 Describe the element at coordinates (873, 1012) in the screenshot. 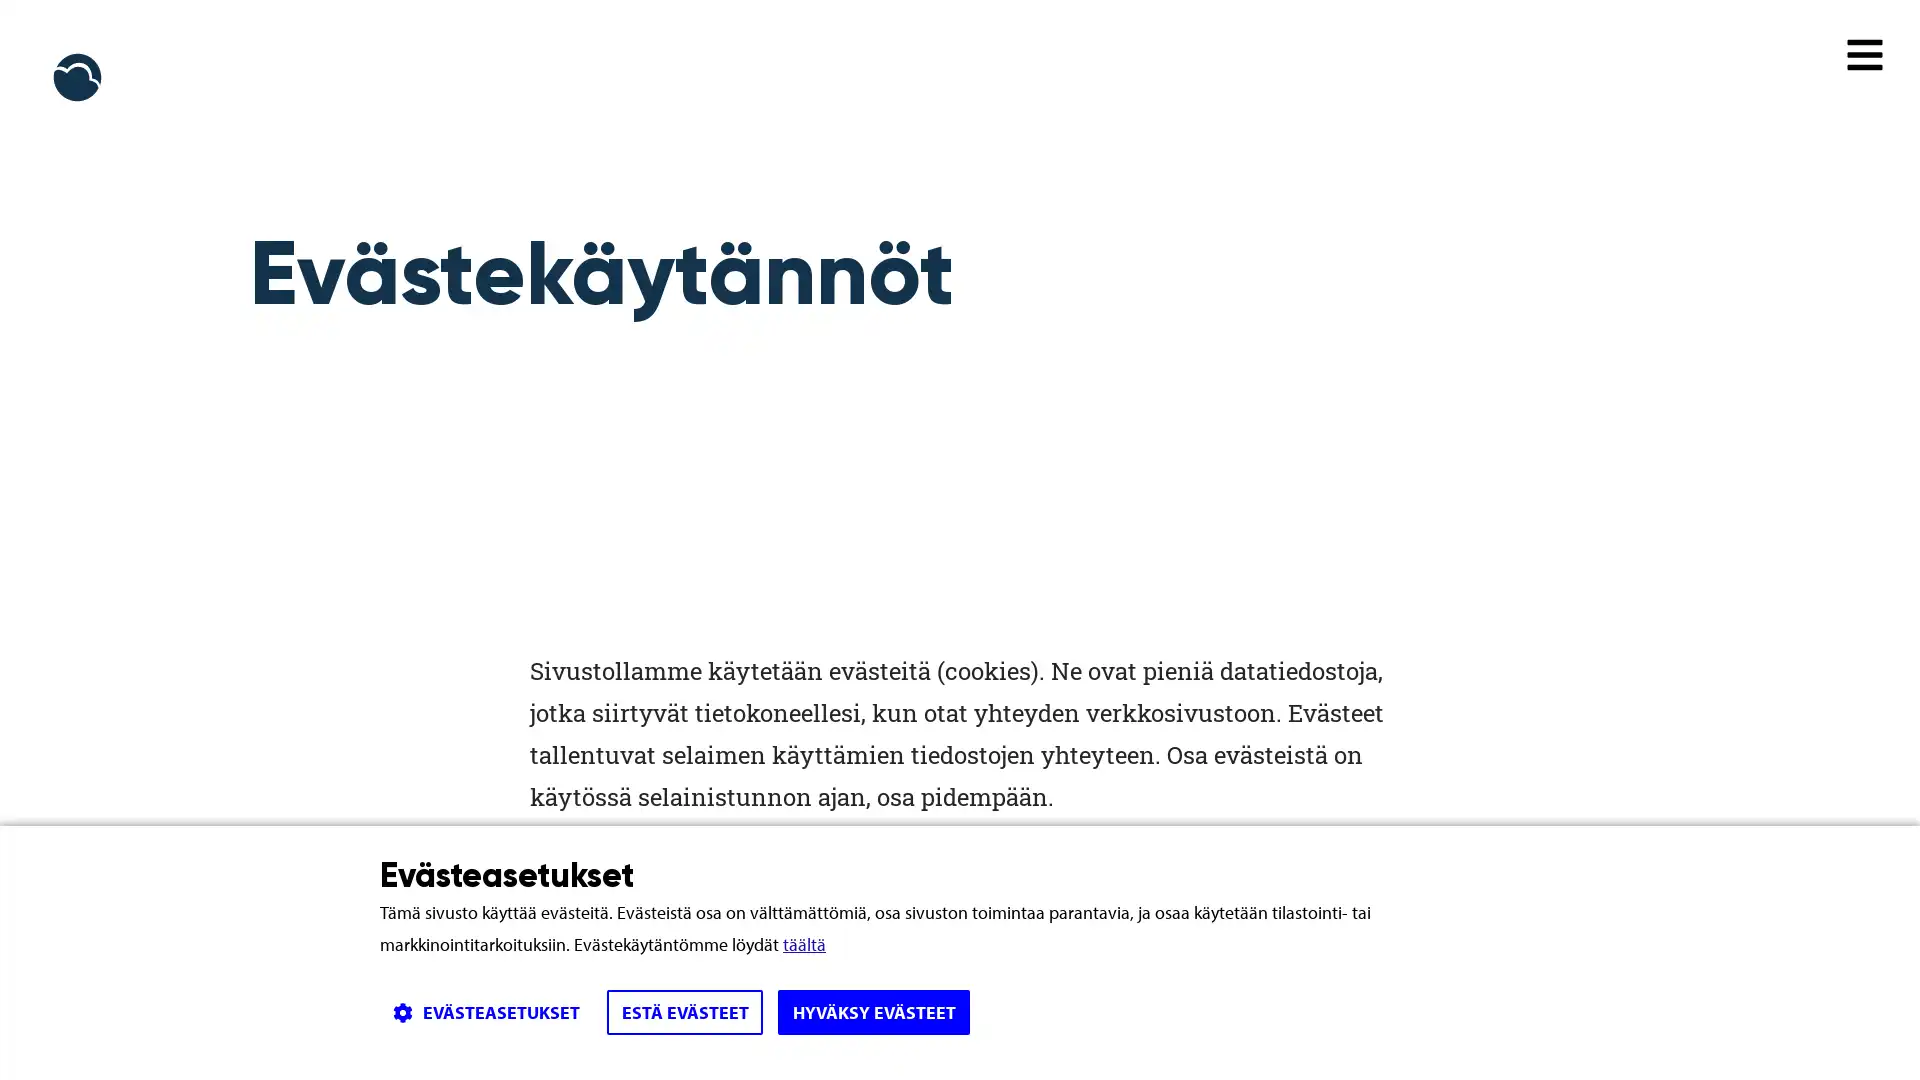

I see `HYVAKSY EVASTEET` at that location.